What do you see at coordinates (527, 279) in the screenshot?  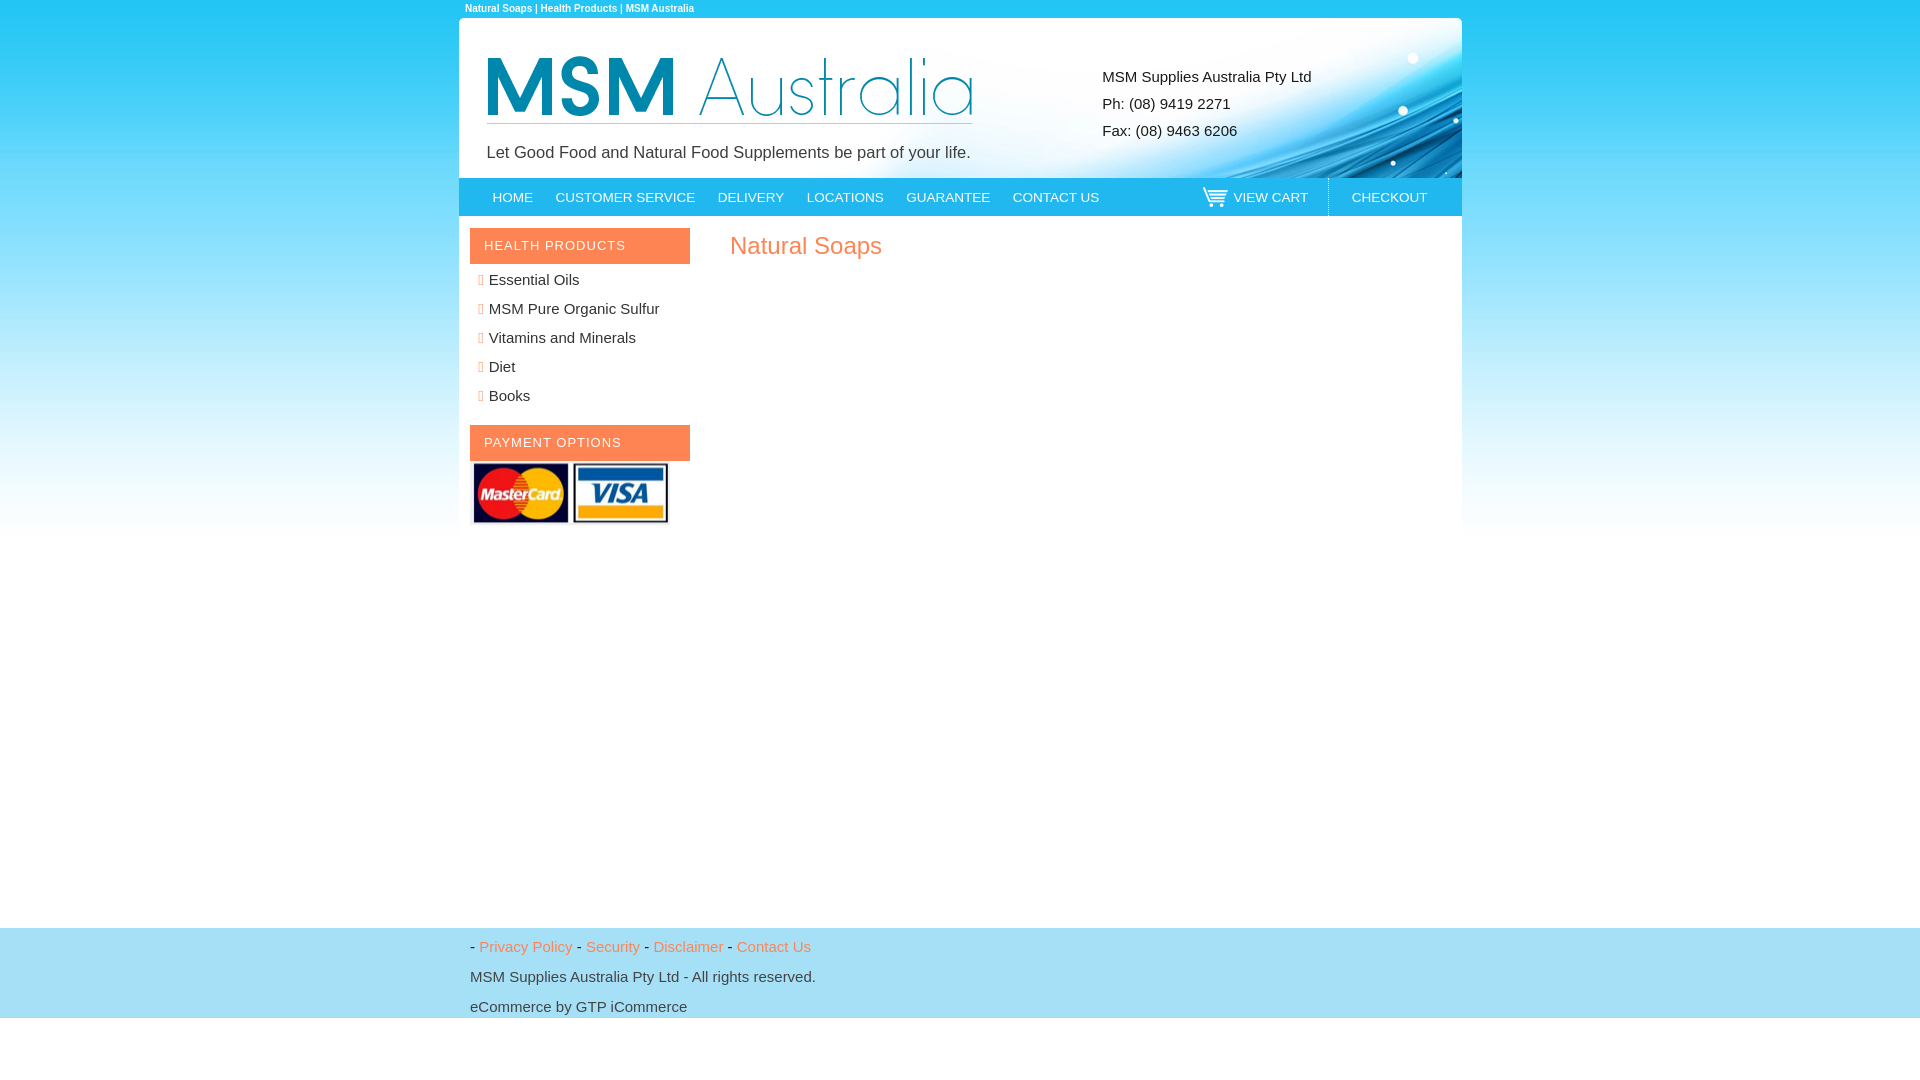 I see `'Essential Oils'` at bounding box center [527, 279].